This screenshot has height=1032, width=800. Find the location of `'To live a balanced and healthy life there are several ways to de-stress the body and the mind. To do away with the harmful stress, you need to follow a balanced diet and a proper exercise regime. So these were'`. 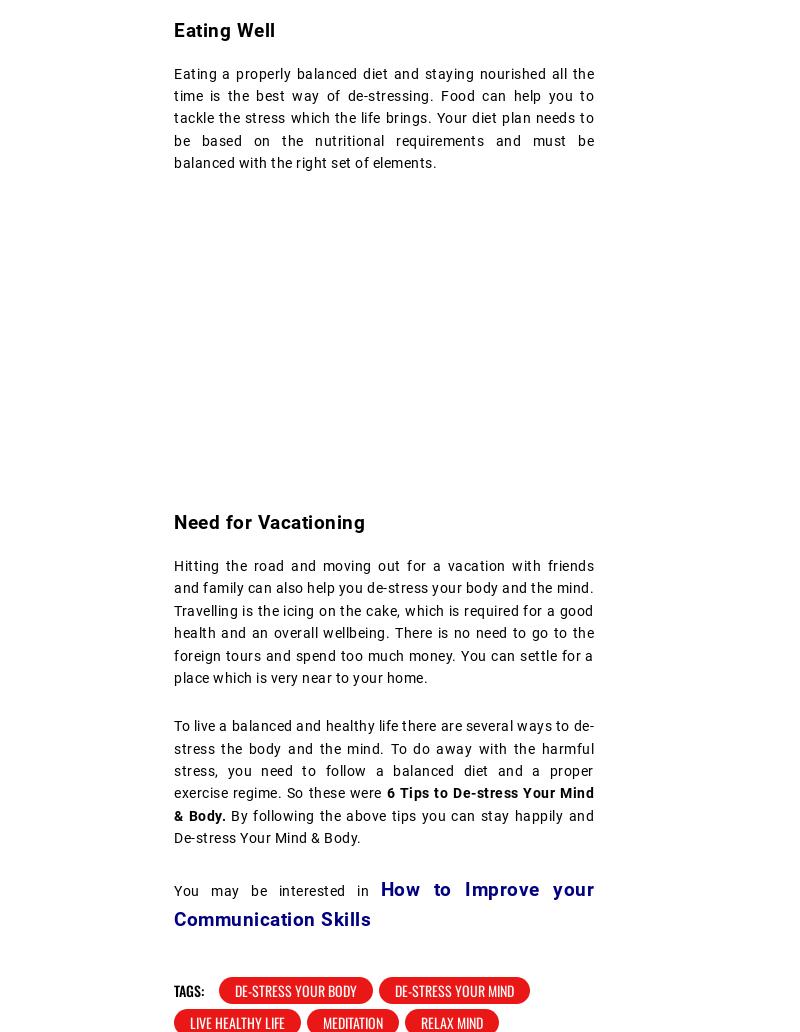

'To live a balanced and healthy life there are several ways to de-stress the body and the mind. To do away with the harmful stress, you need to follow a balanced diet and a proper exercise regime. So these were' is located at coordinates (383, 758).